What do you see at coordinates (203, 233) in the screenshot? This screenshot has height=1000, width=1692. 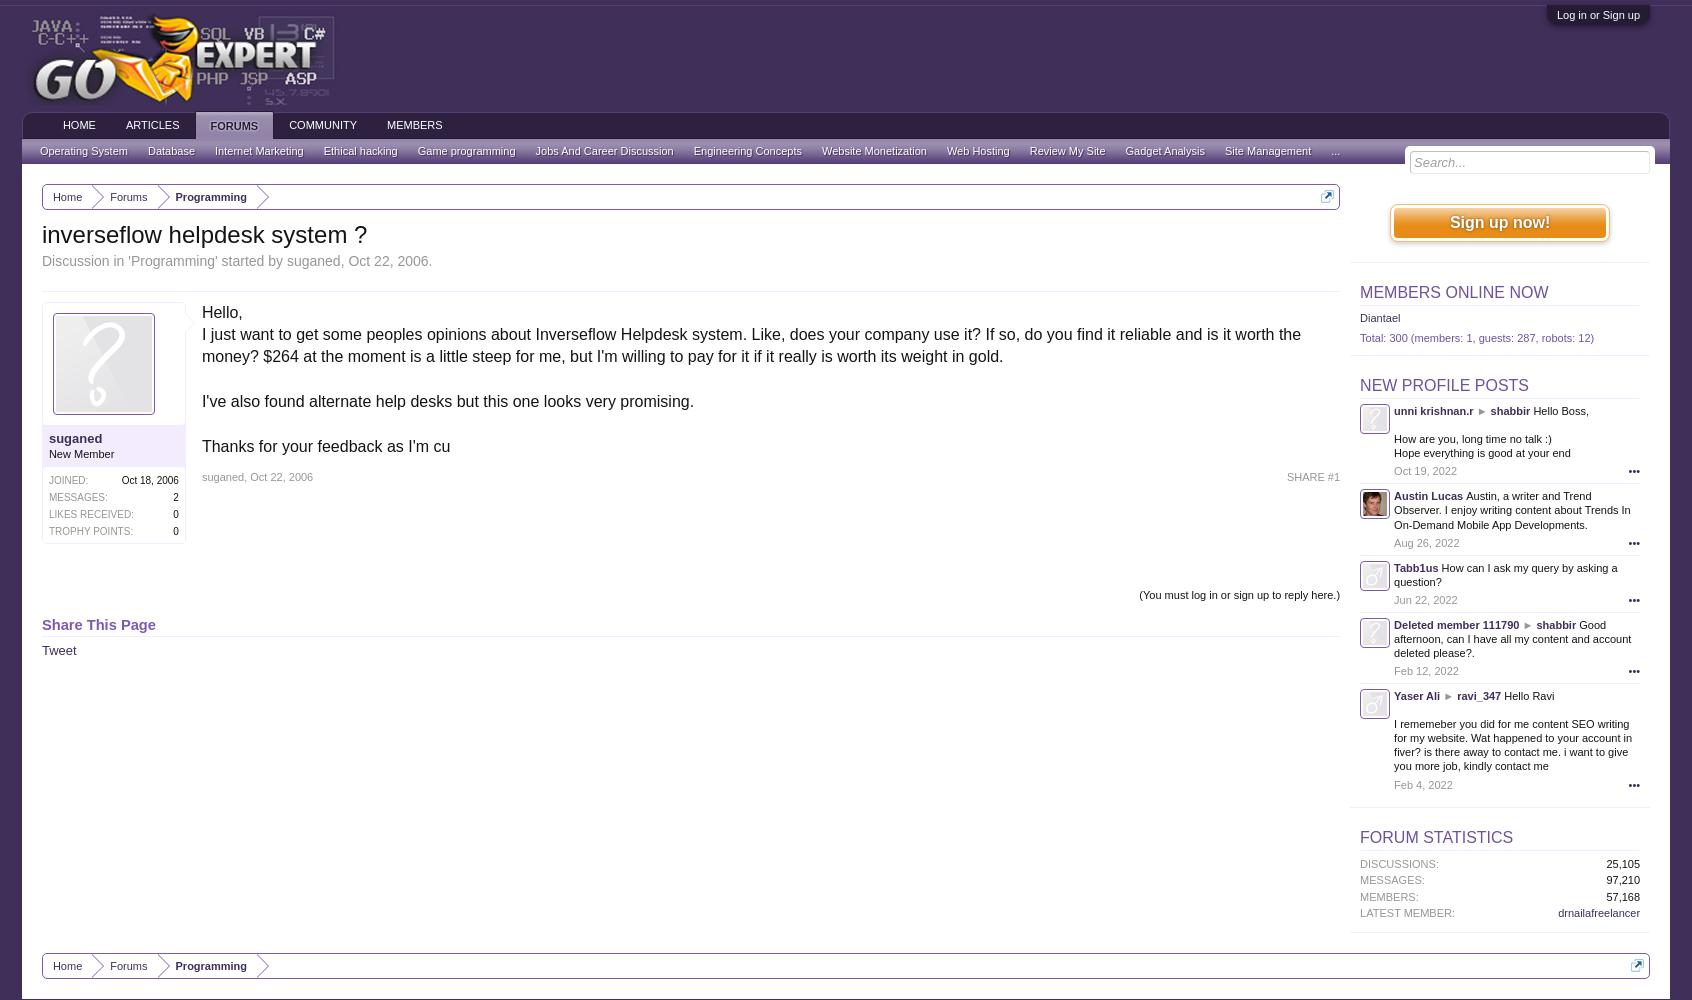 I see `'inverseflow helpdesk system ?'` at bounding box center [203, 233].